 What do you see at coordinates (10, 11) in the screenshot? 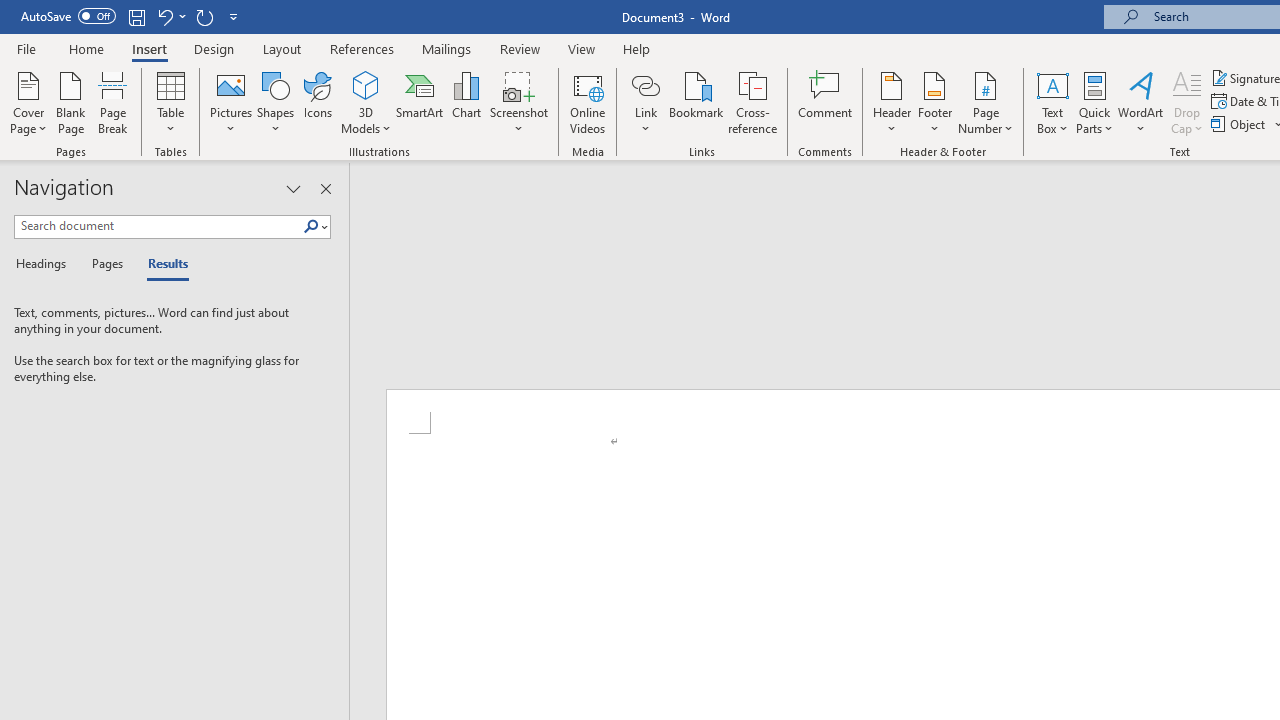
I see `'System'` at bounding box center [10, 11].